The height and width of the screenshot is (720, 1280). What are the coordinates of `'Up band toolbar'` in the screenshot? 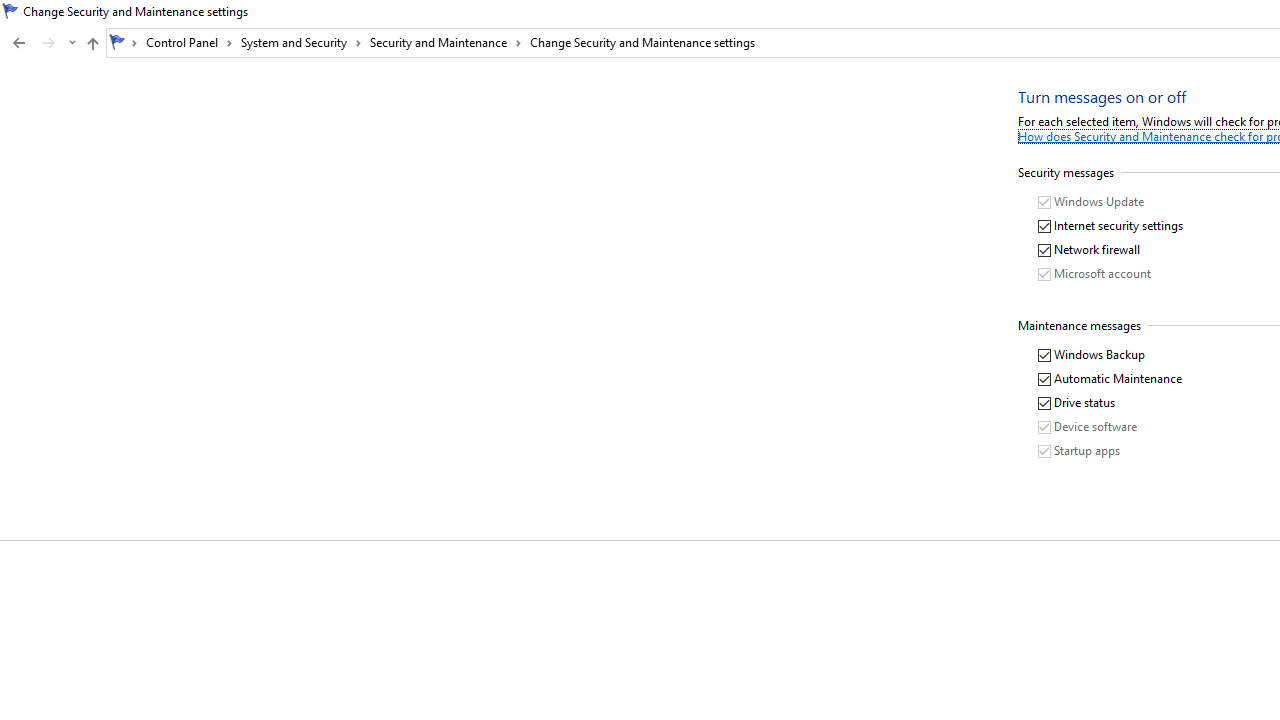 It's located at (91, 45).